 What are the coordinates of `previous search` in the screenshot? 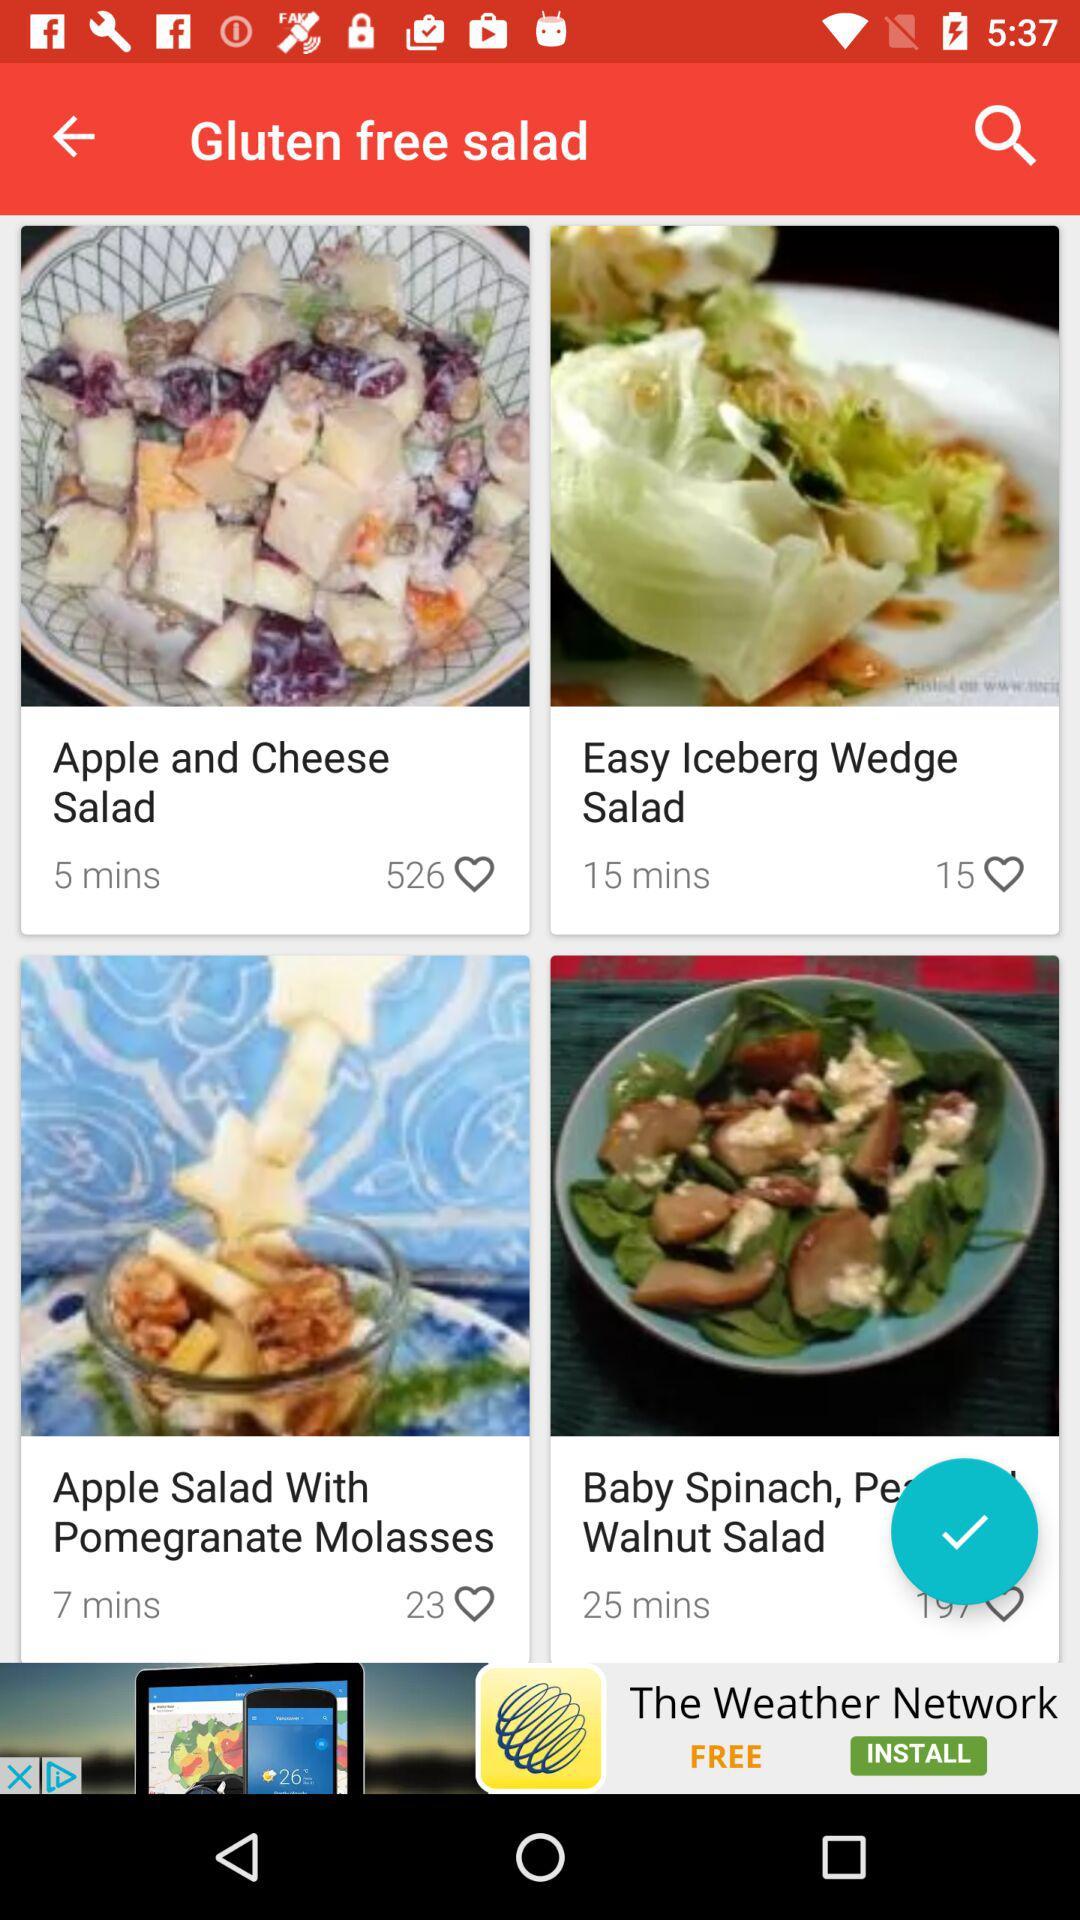 It's located at (963, 1530).